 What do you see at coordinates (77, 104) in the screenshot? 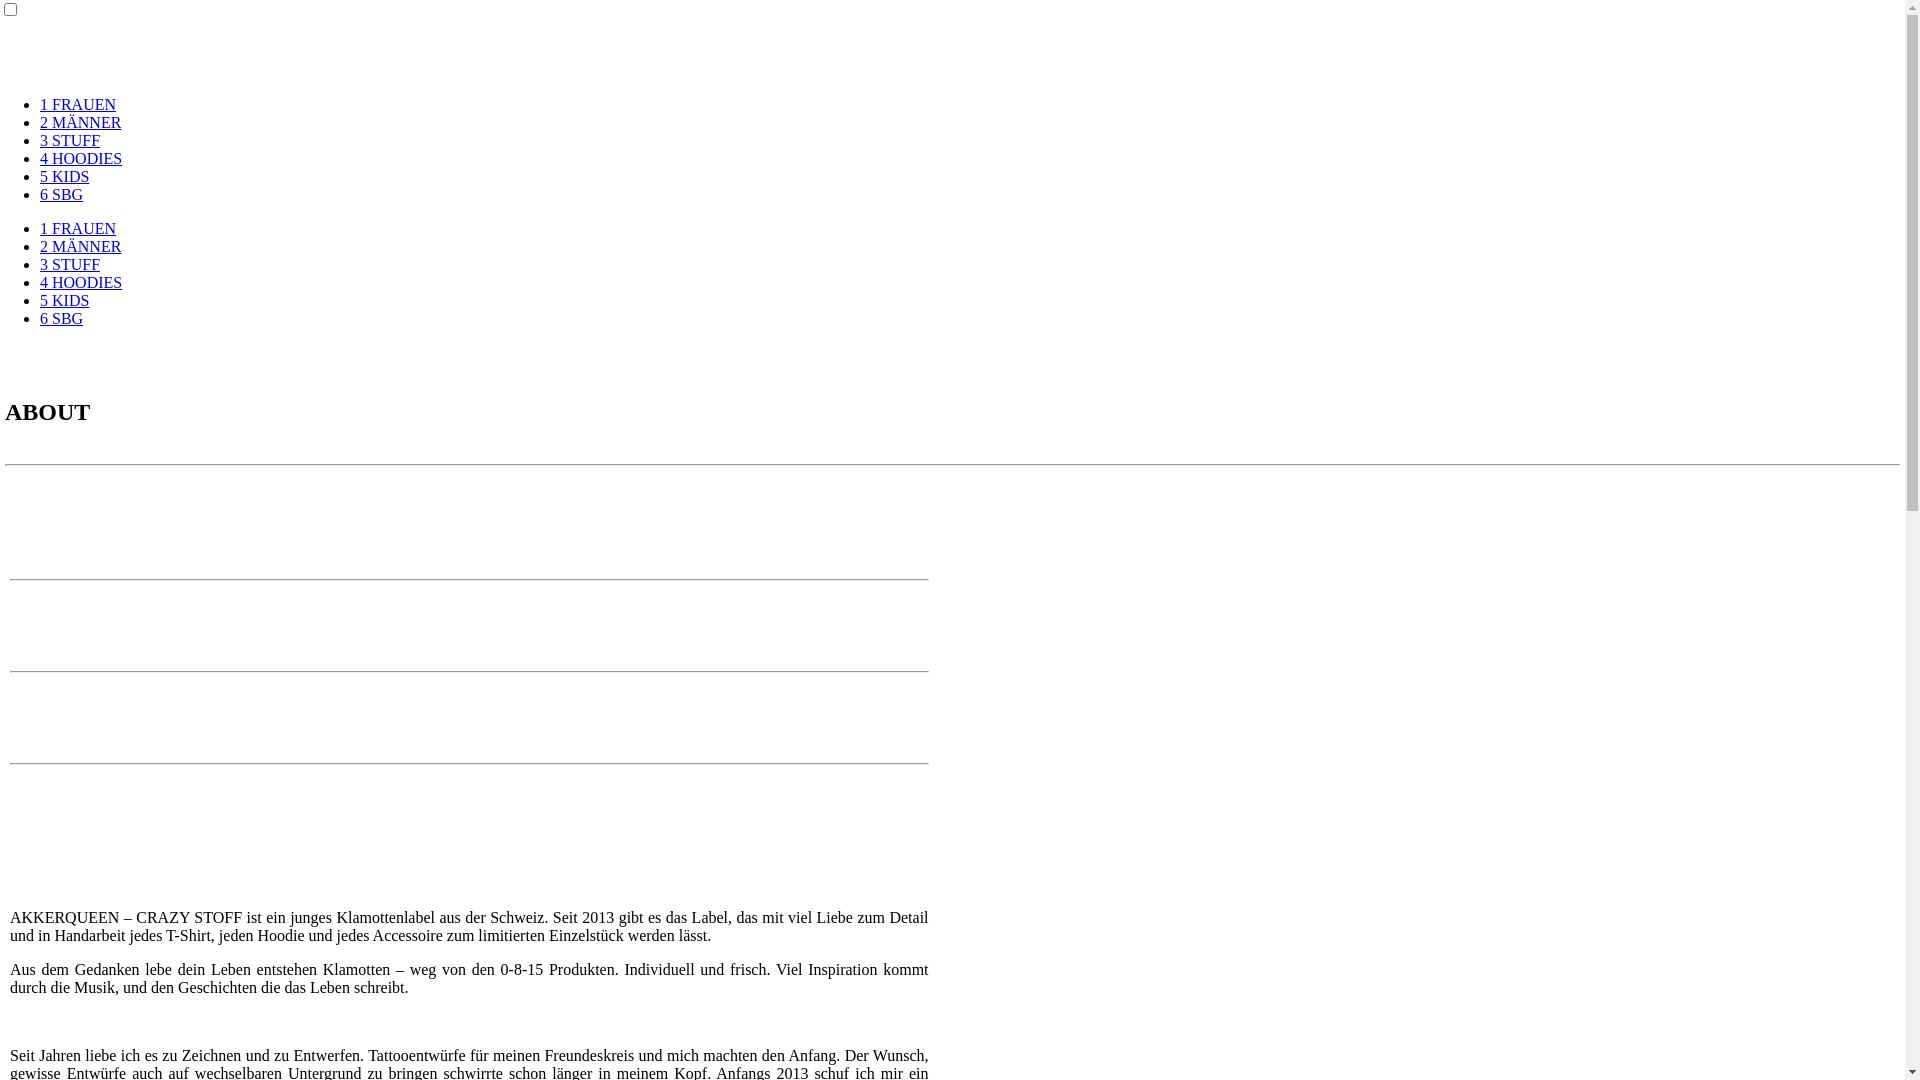
I see `'1 FRAUEN'` at bounding box center [77, 104].